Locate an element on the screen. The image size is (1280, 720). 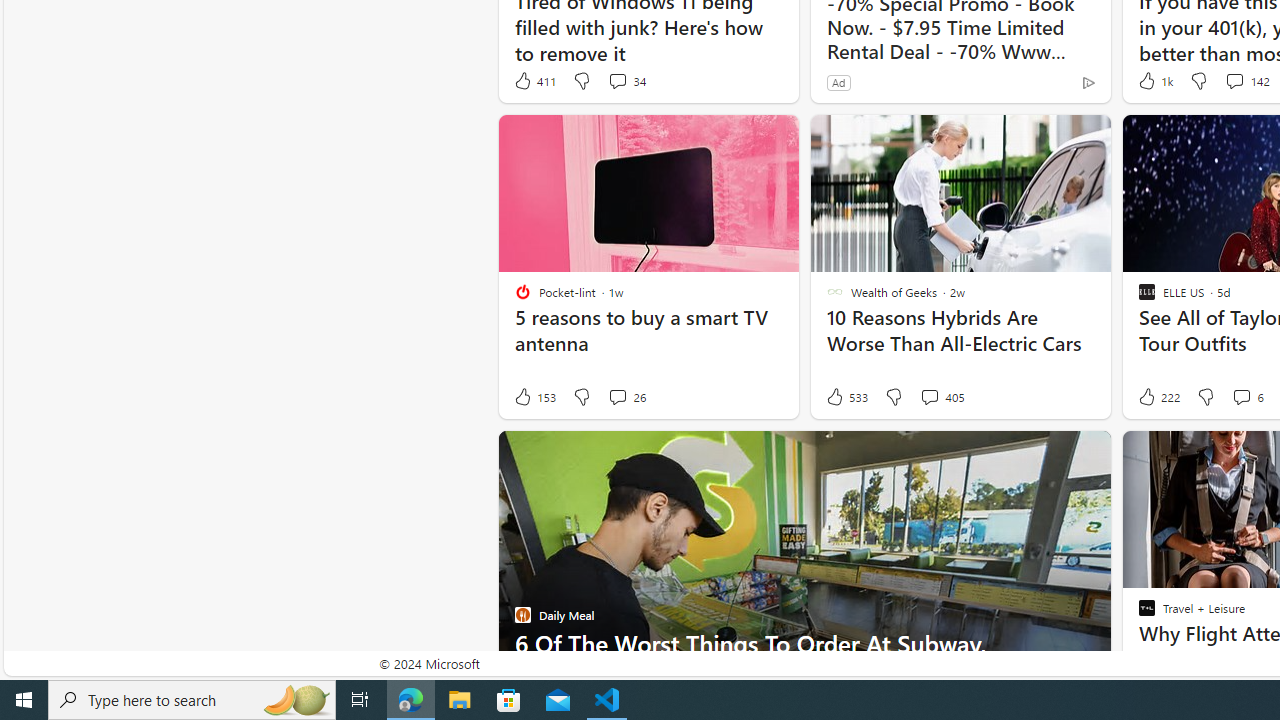
'222 Like' is located at coordinates (1157, 397).